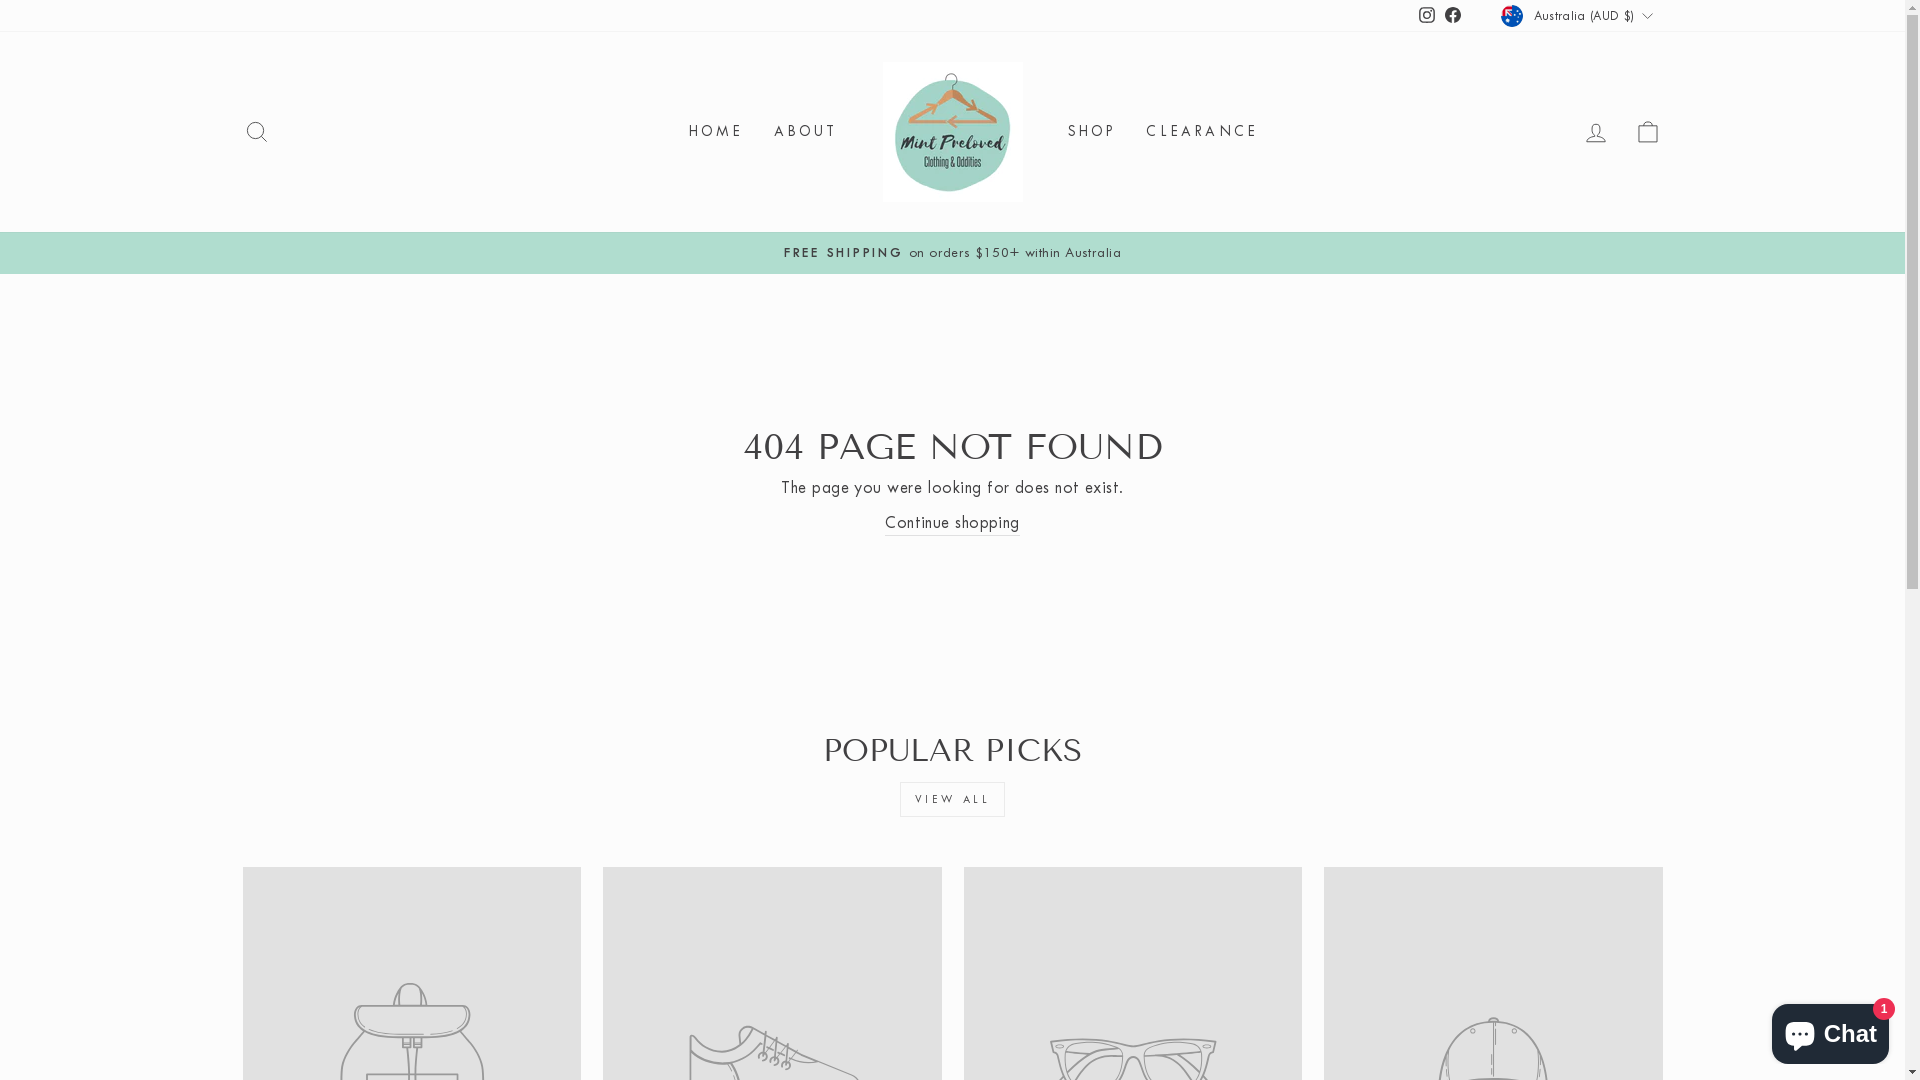 This screenshot has width=1920, height=1080. Describe the element at coordinates (1453, 15) in the screenshot. I see `'Facebook'` at that location.